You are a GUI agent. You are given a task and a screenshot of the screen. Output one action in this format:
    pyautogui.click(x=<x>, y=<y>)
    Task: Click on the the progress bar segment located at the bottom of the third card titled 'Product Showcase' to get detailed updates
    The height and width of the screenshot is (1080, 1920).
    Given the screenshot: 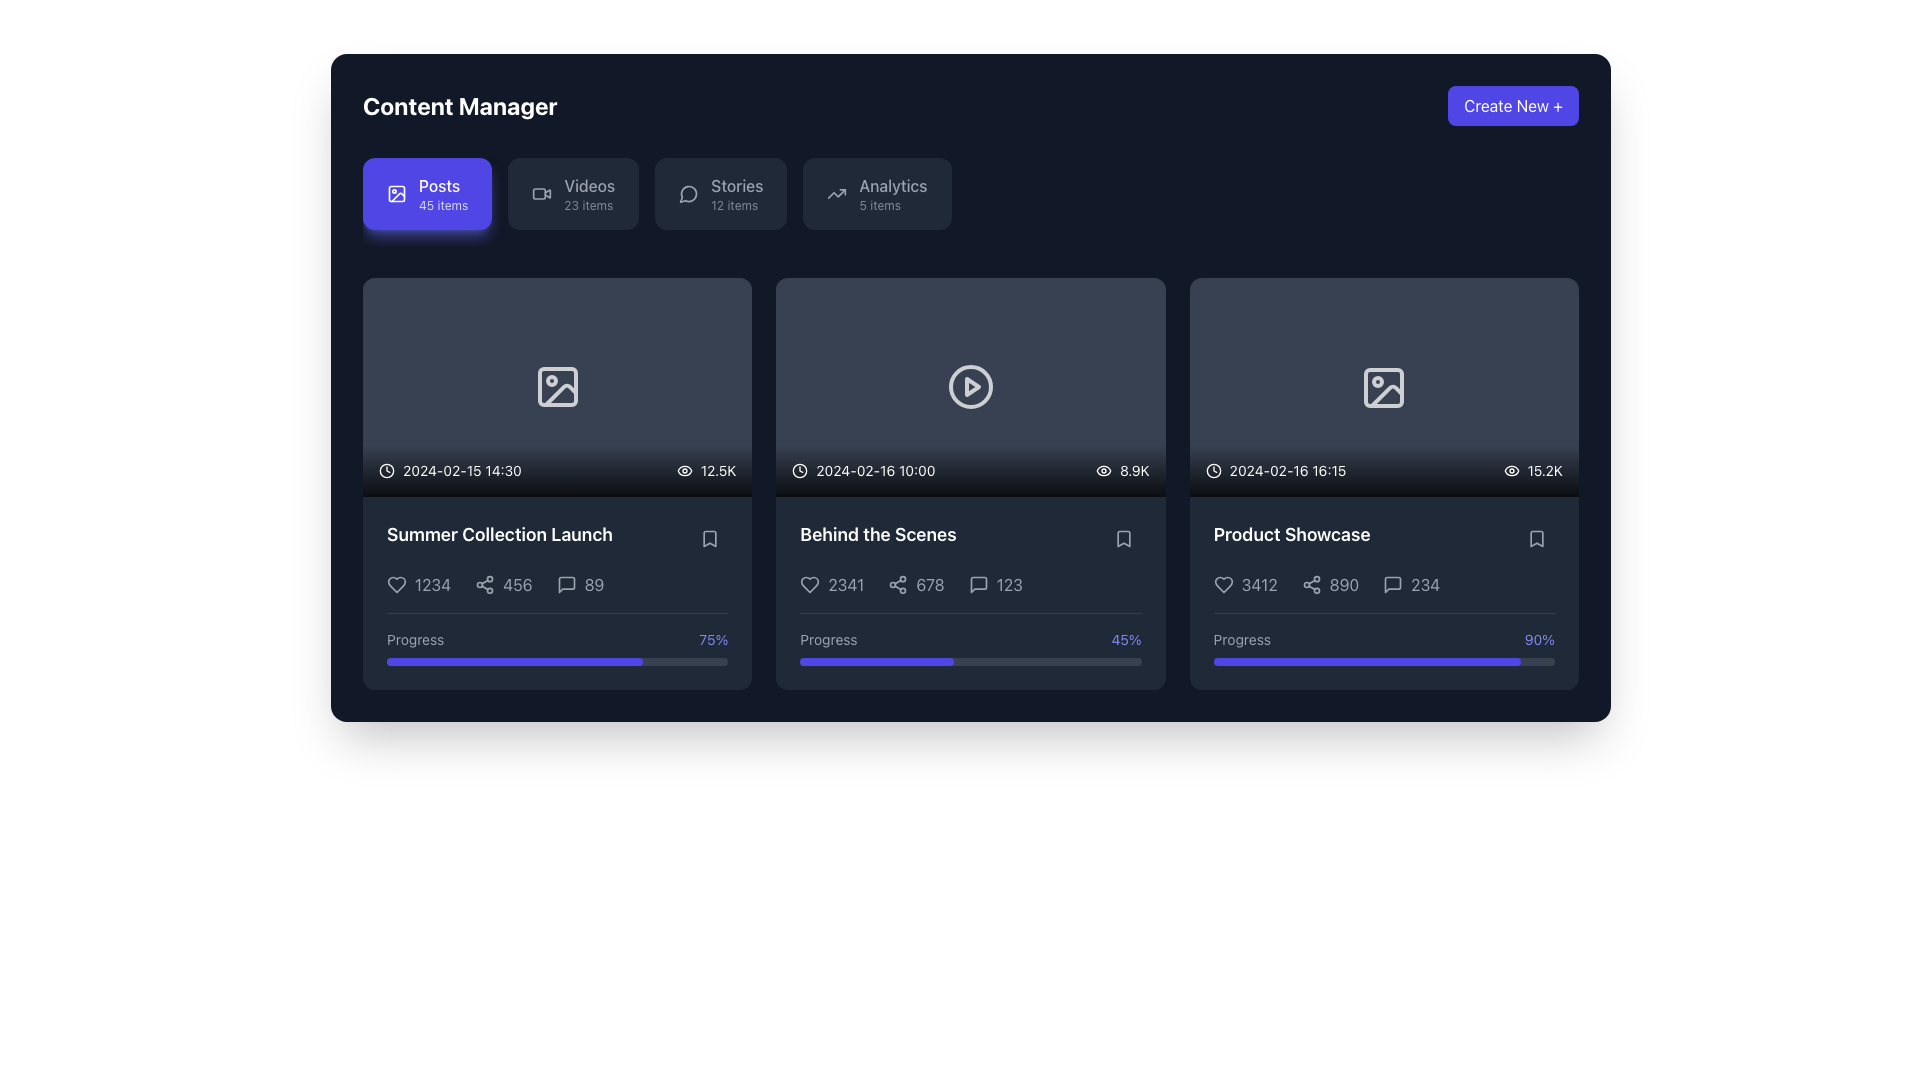 What is the action you would take?
    pyautogui.click(x=1366, y=662)
    